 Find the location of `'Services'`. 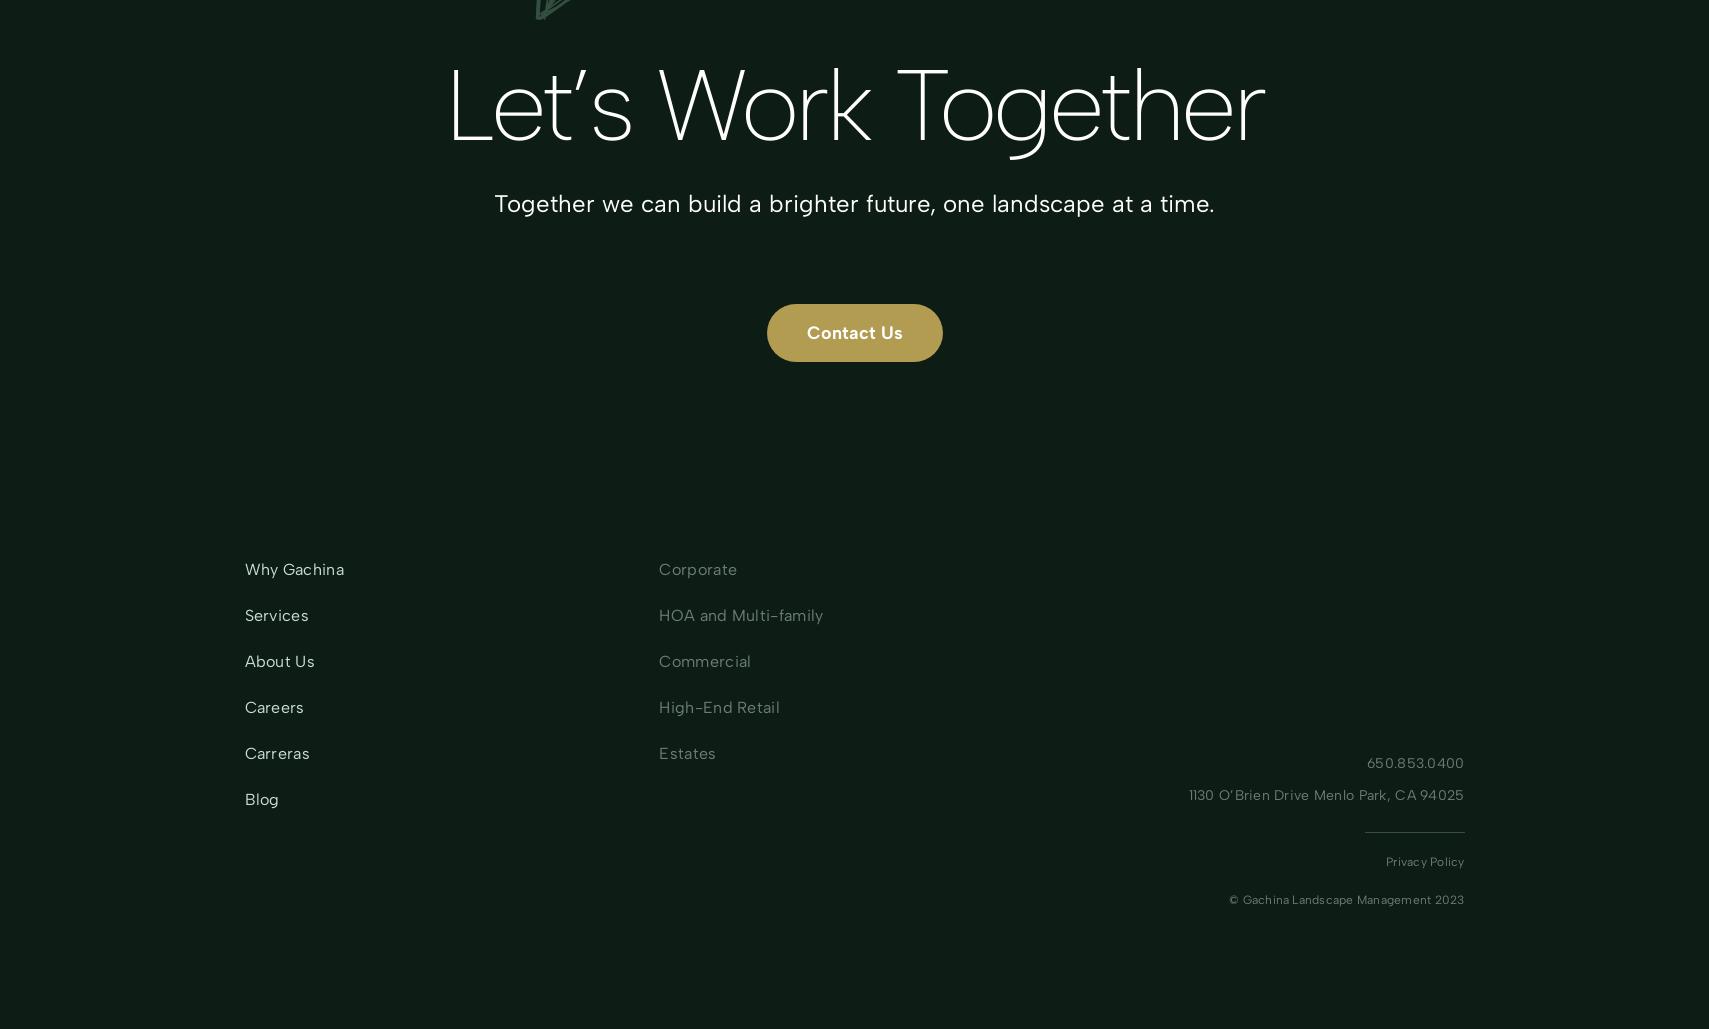

'Services' is located at coordinates (275, 614).